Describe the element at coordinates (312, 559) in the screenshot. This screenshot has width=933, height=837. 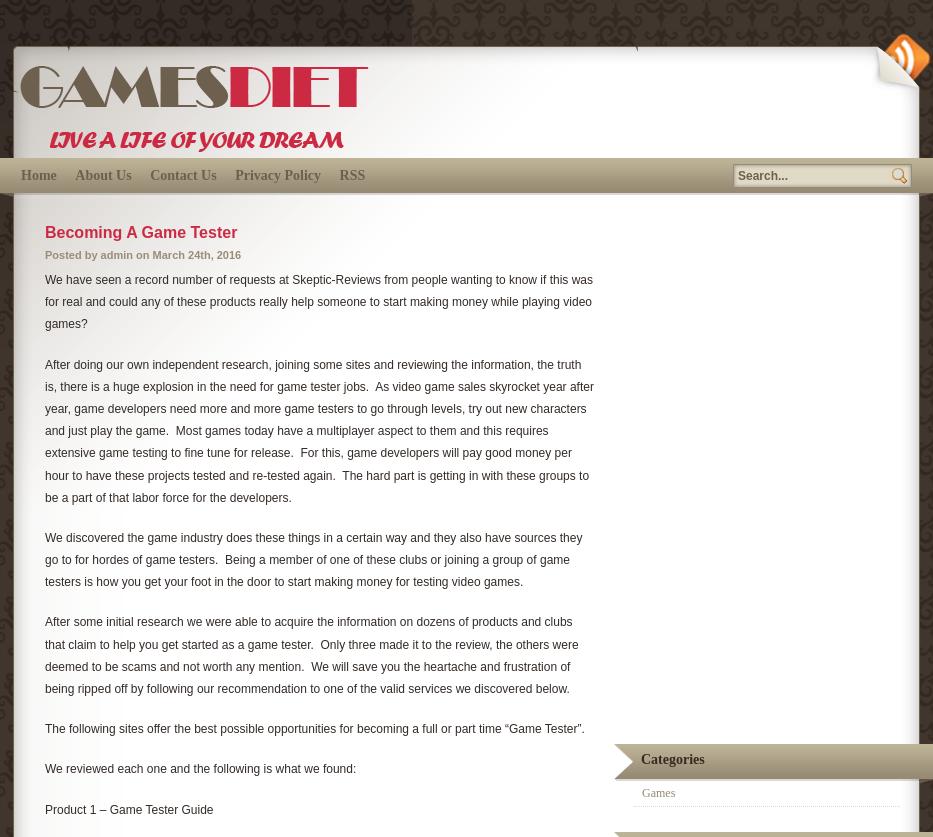
I see `'We discovered the game industry does these things in a certain way and they also have sources they go to for hordes of game testers.  Being a member of one of these clubs or joining a group of game testers is how you get your foot in the door to start making money for testing video games.'` at that location.